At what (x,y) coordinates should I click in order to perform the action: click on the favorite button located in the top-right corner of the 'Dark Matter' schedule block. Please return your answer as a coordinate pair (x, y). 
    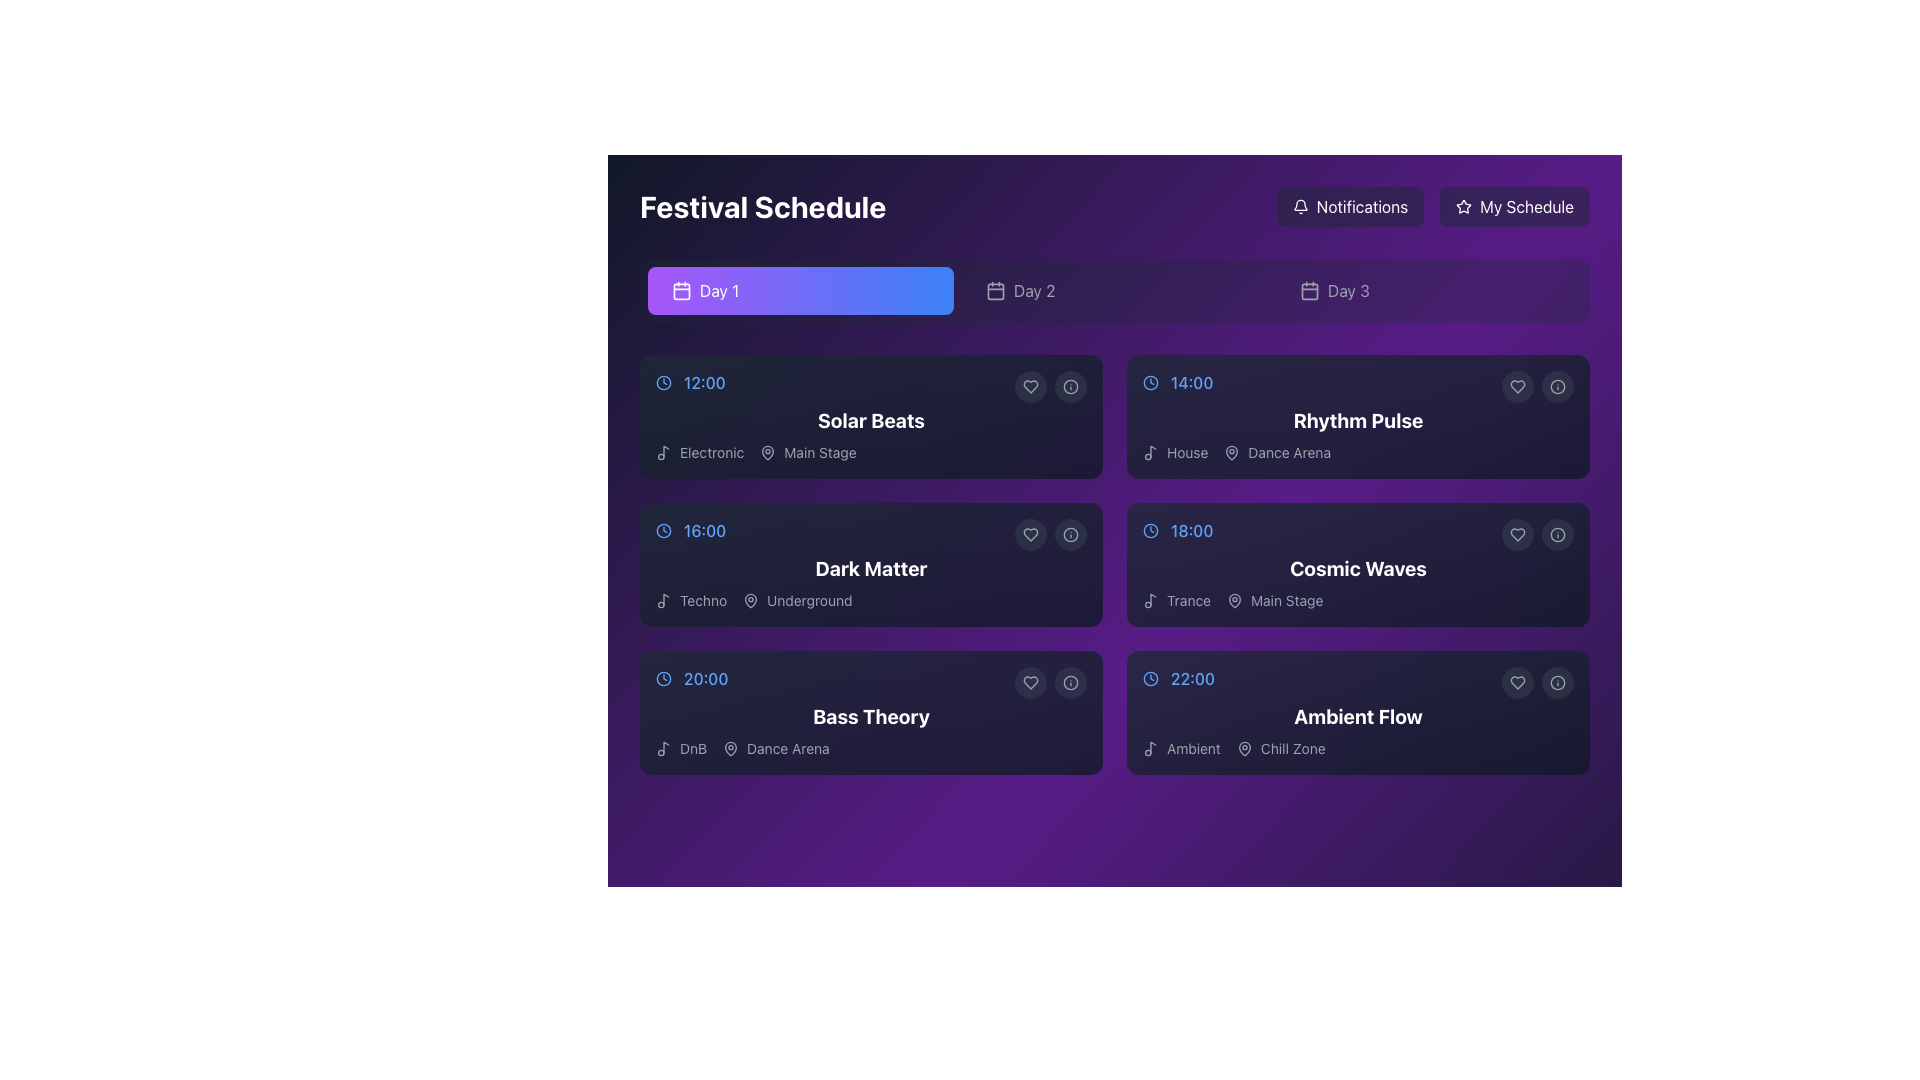
    Looking at the image, I should click on (1031, 534).